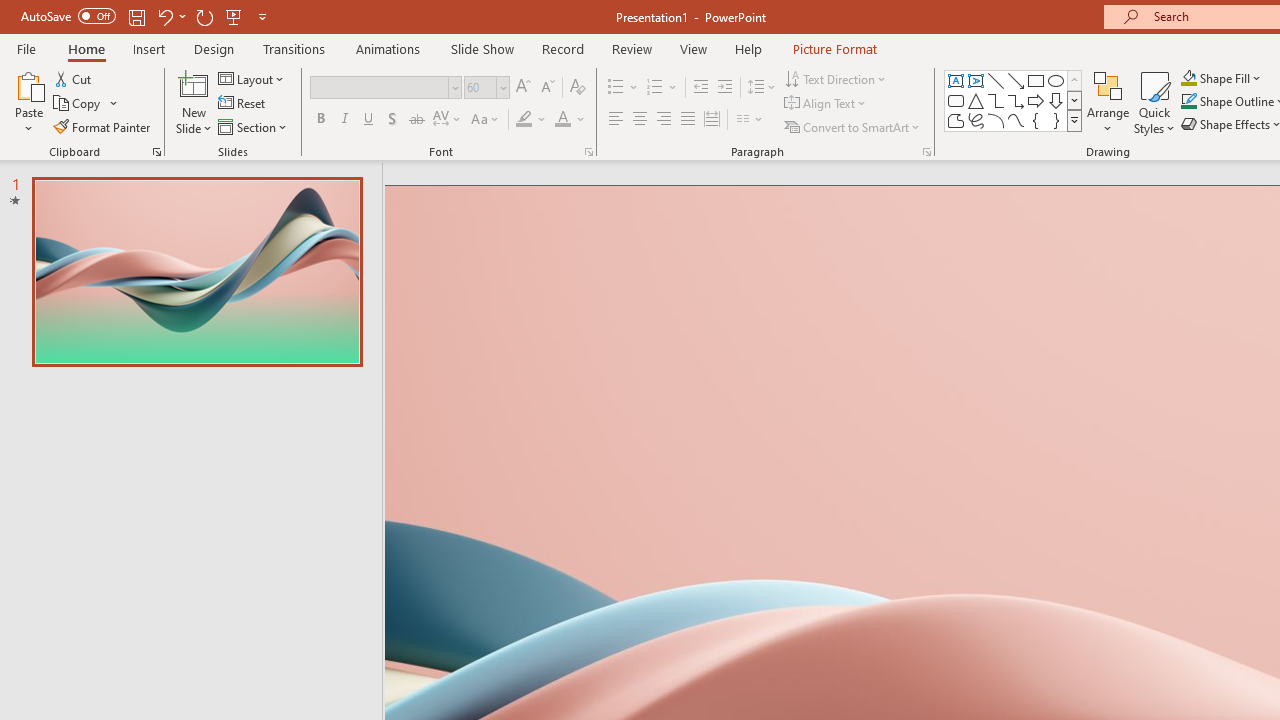 This screenshot has height=720, width=1280. I want to click on 'Connector: Elbow', so click(995, 100).